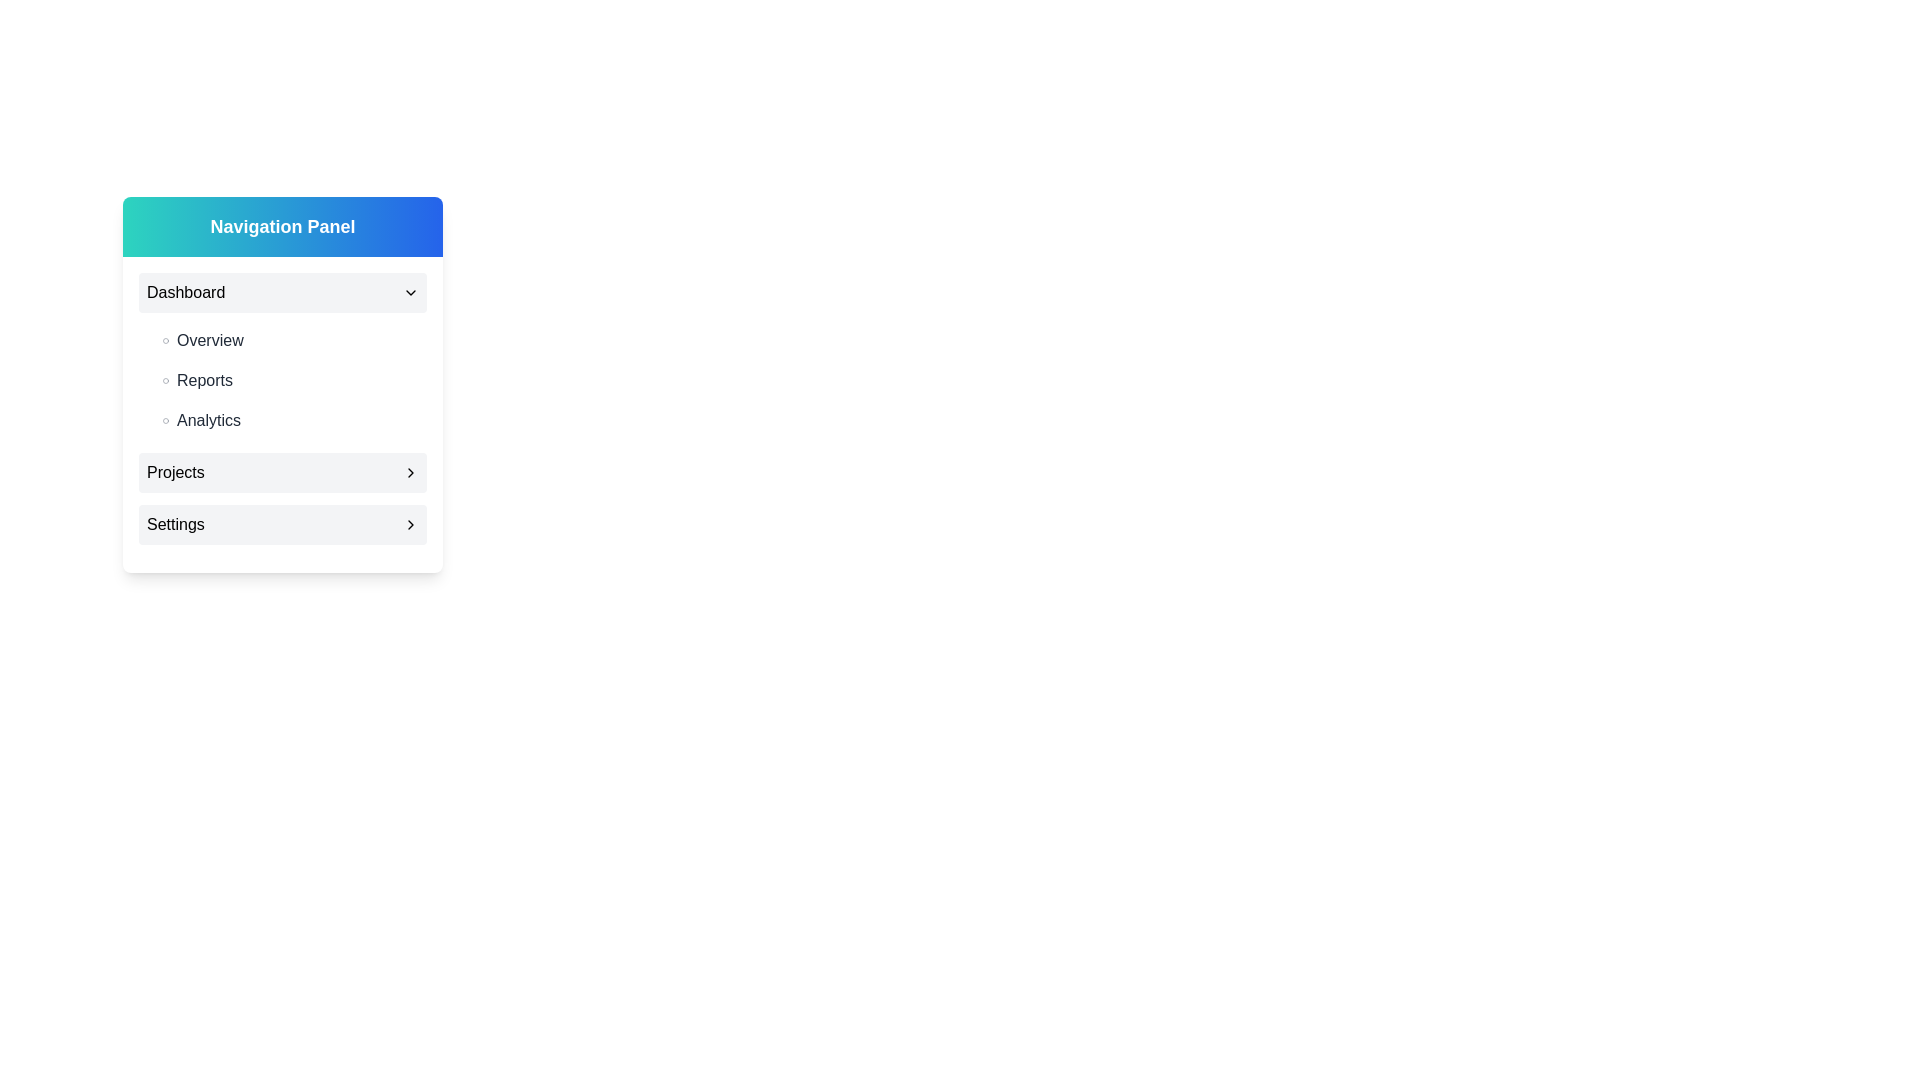 This screenshot has height=1080, width=1920. I want to click on the fourth clickable navigation menu item labeled 'Projects' in the sidebar, so click(282, 473).